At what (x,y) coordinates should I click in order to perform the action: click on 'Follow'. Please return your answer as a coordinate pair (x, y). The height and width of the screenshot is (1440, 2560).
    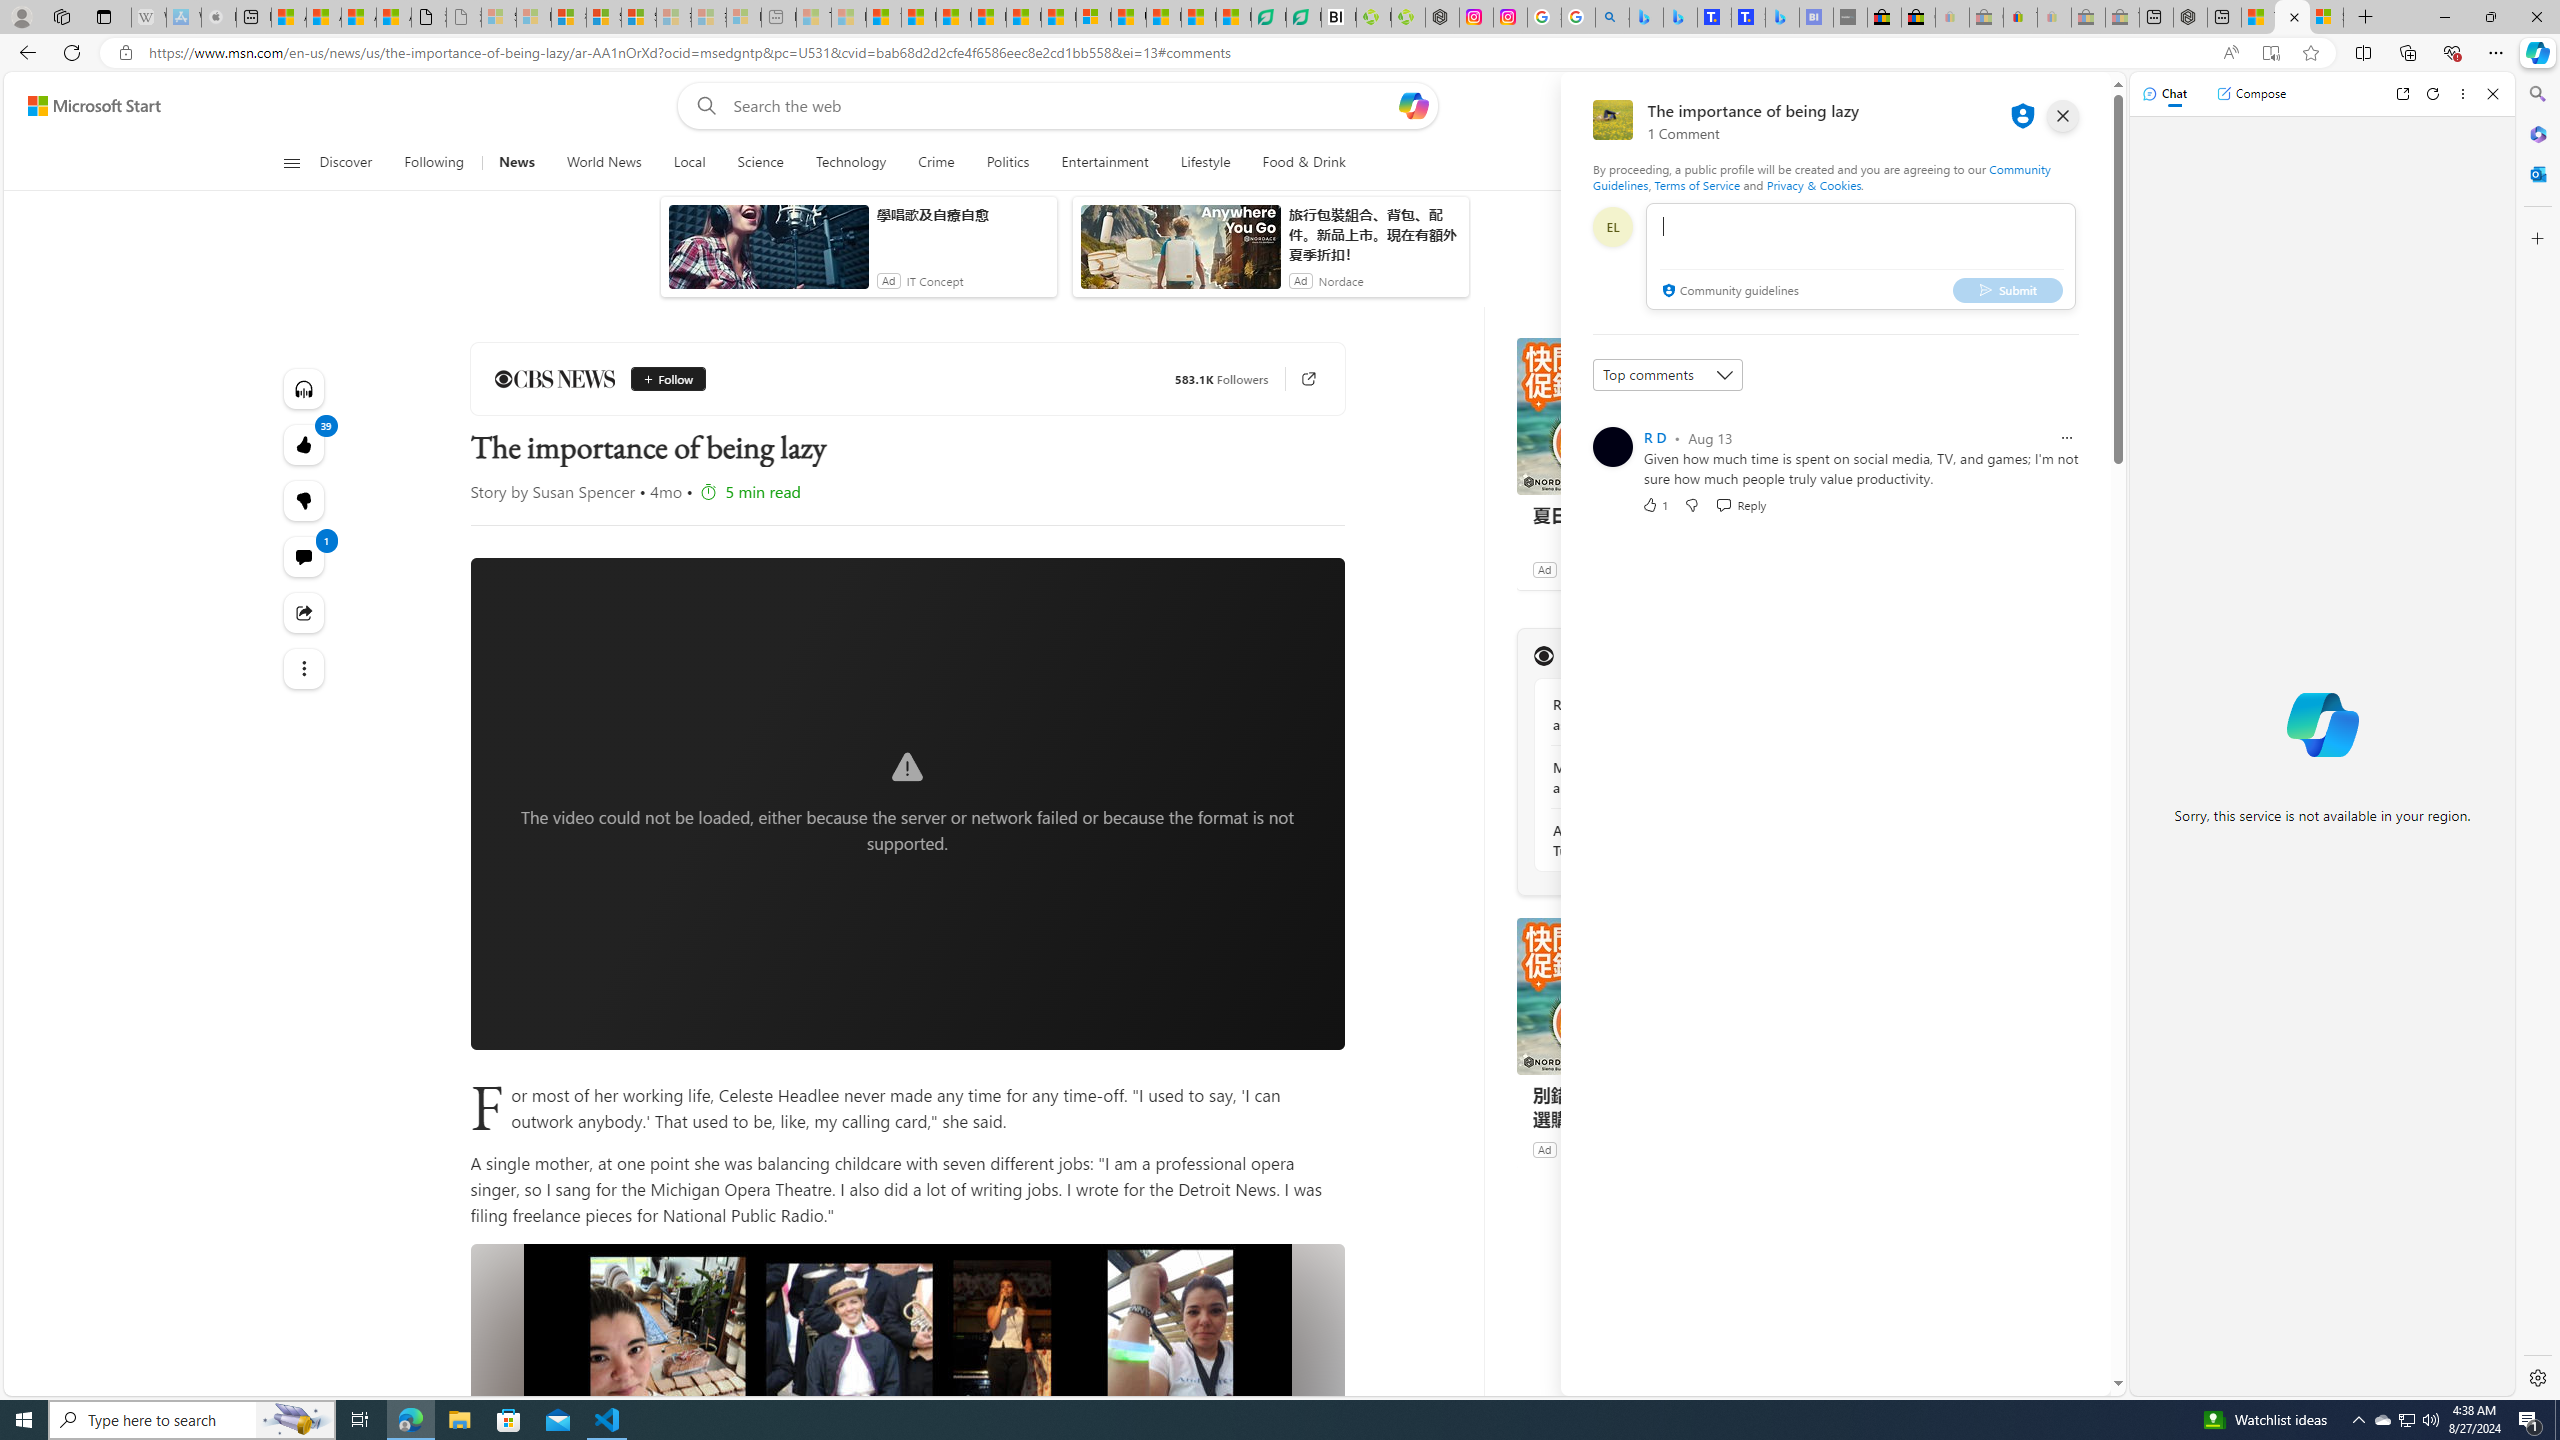
    Looking at the image, I should click on (660, 379).